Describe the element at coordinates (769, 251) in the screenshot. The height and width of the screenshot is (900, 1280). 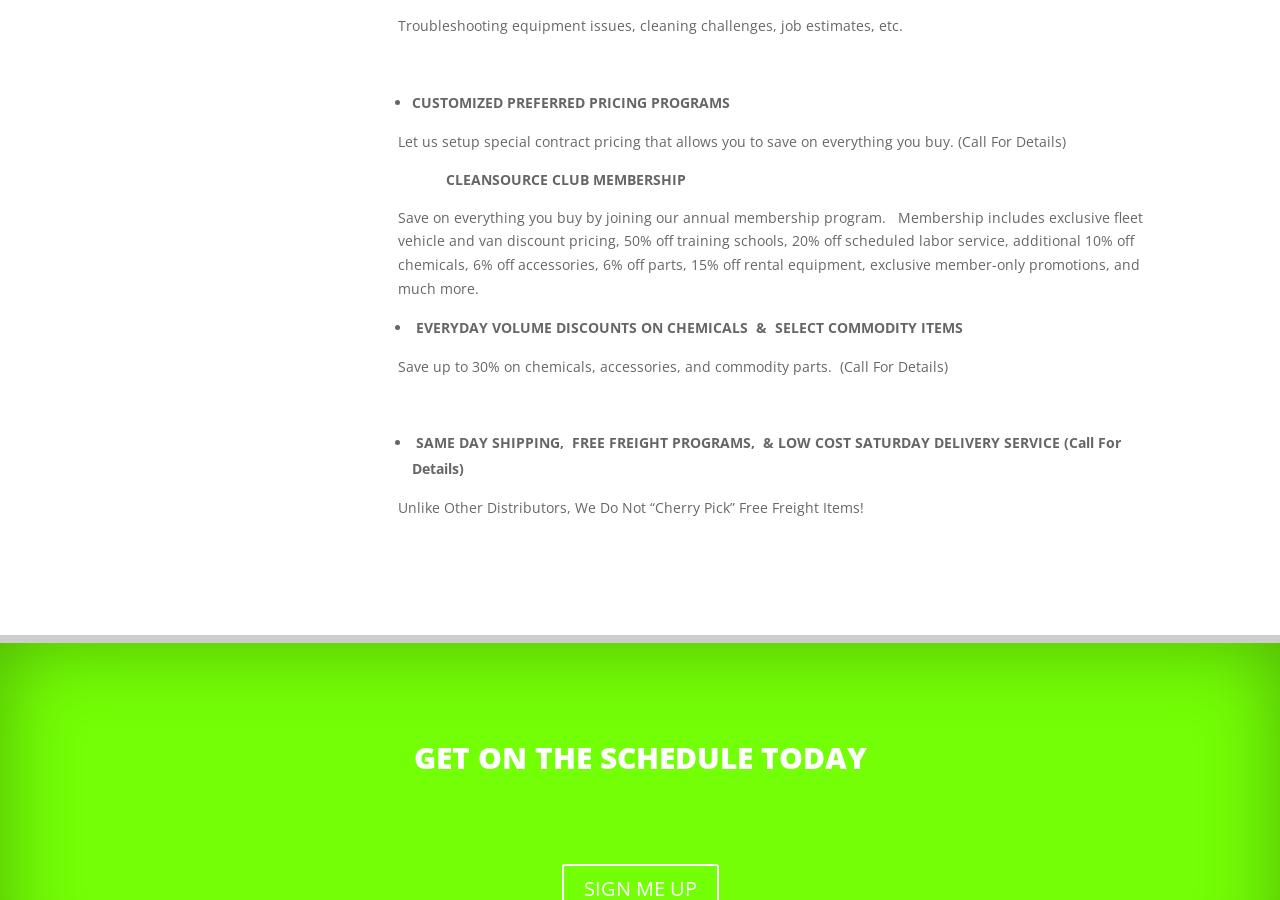
I see `'Save on everything you buy by joining our annual membership program.   Membership includes exclusive fleet vehicle and van discount pricing, 50% off training schools, 20% off scheduled labor service, additional 10% off chemicals, 6% off accessories, 6% off parts, 15% off rental equipment, exclusive member-only promotions, and much more.'` at that location.